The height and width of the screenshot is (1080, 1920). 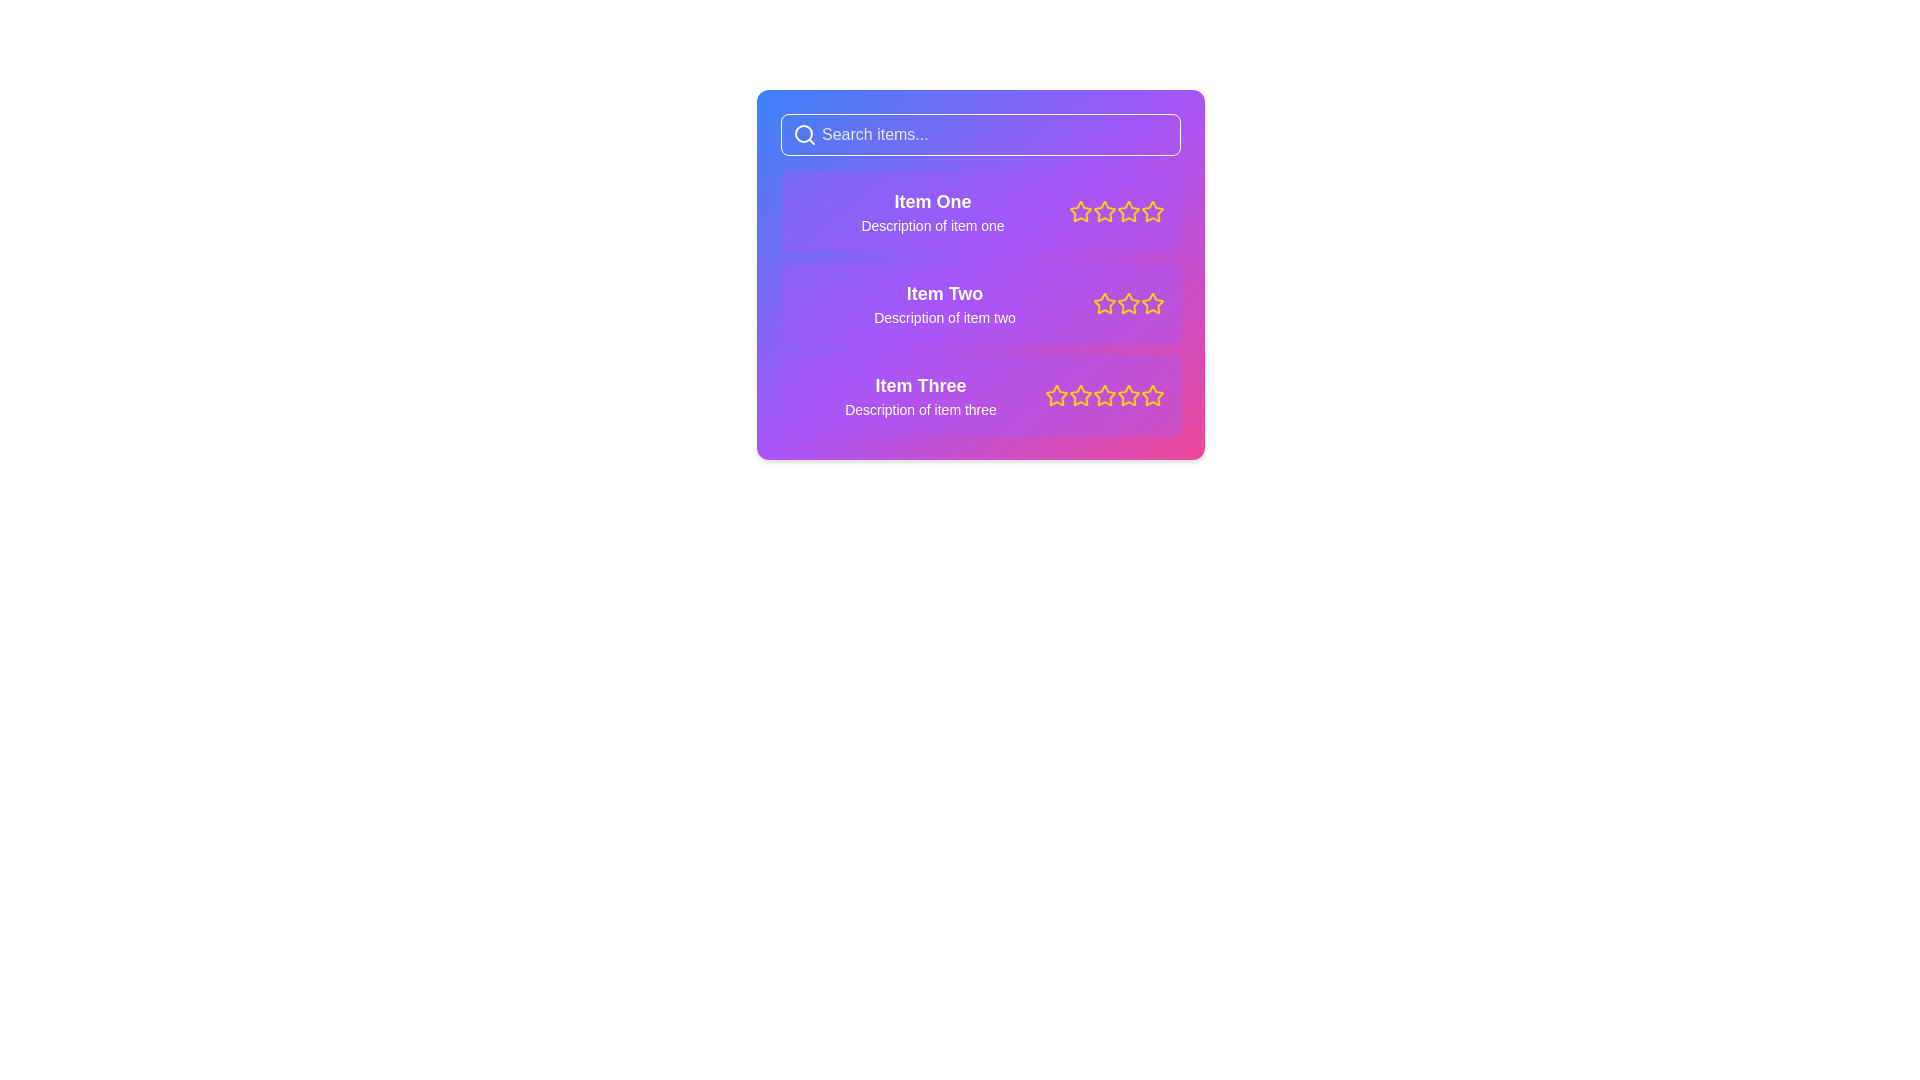 I want to click on the fifth star icon in the five-star rating system for 'Item Three', so click(x=1152, y=396).